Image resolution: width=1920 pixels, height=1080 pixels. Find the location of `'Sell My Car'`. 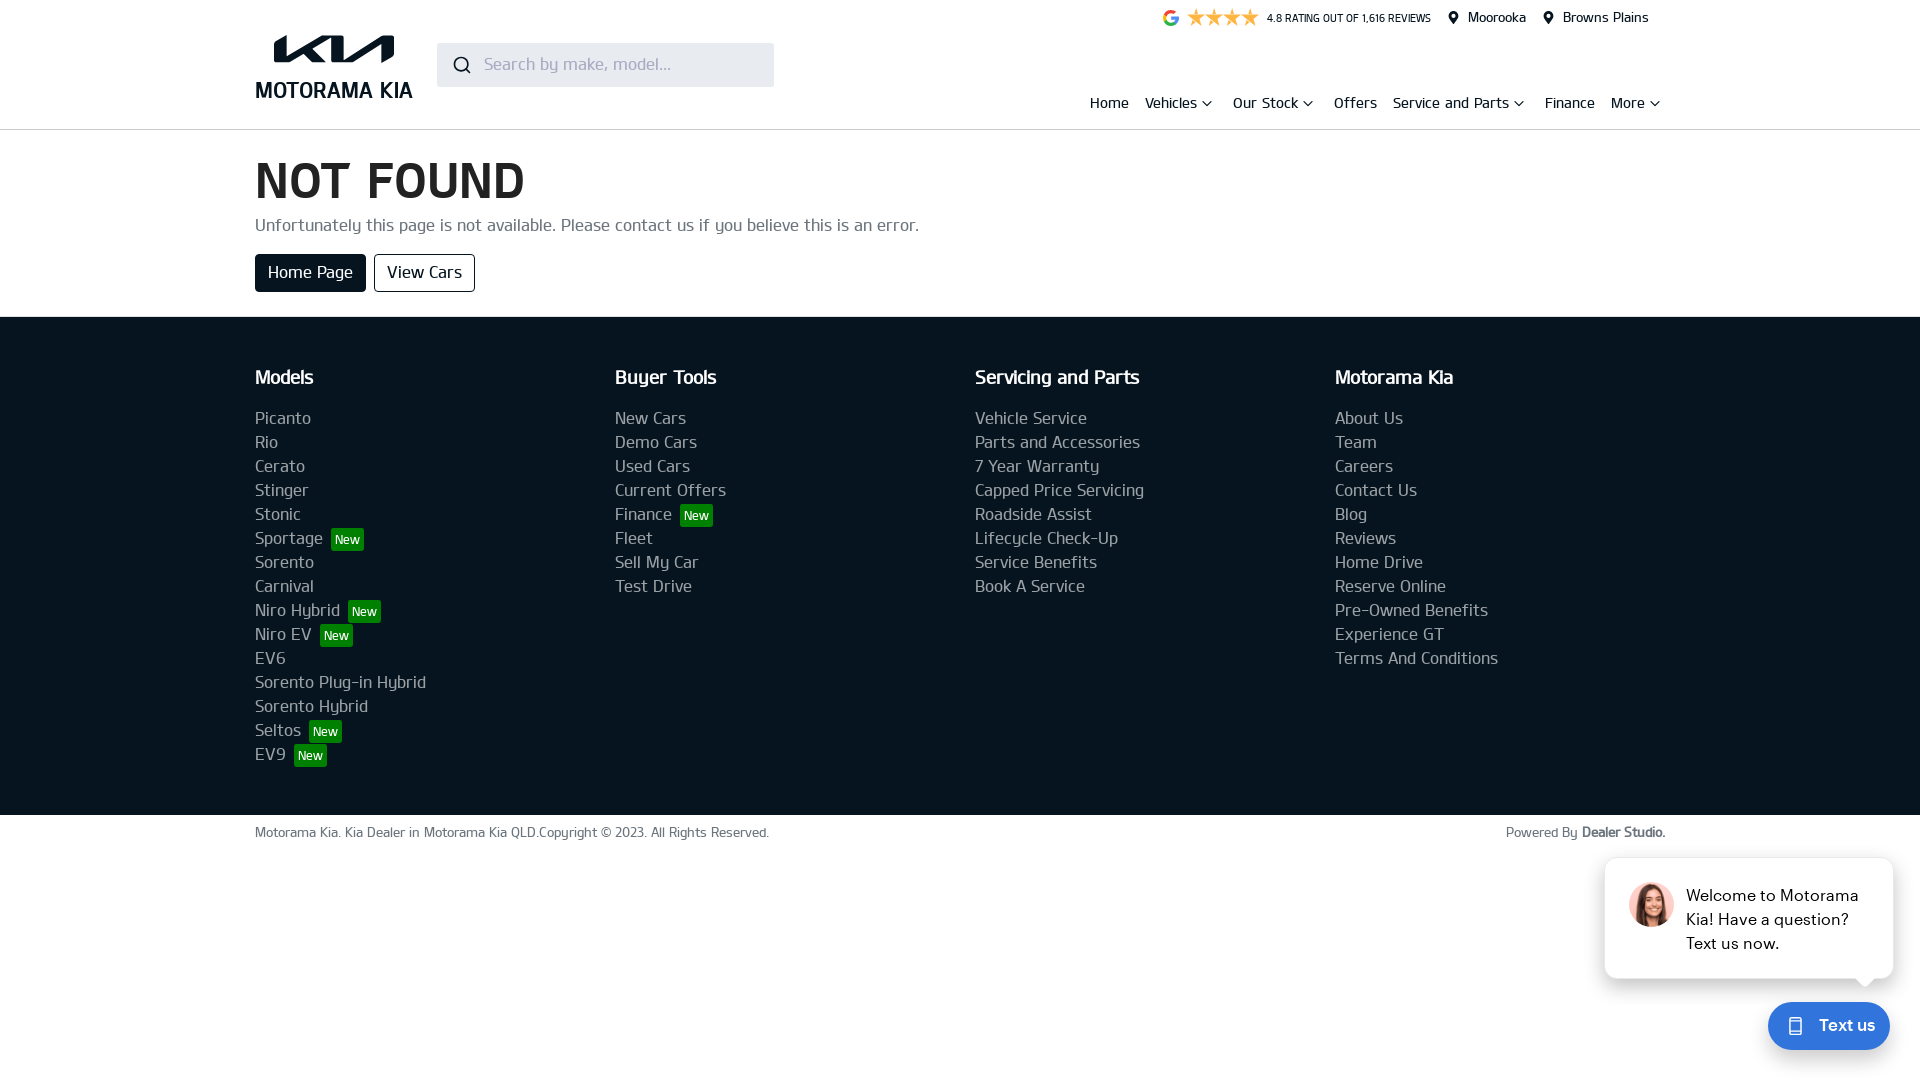

'Sell My Car' is located at coordinates (657, 562).